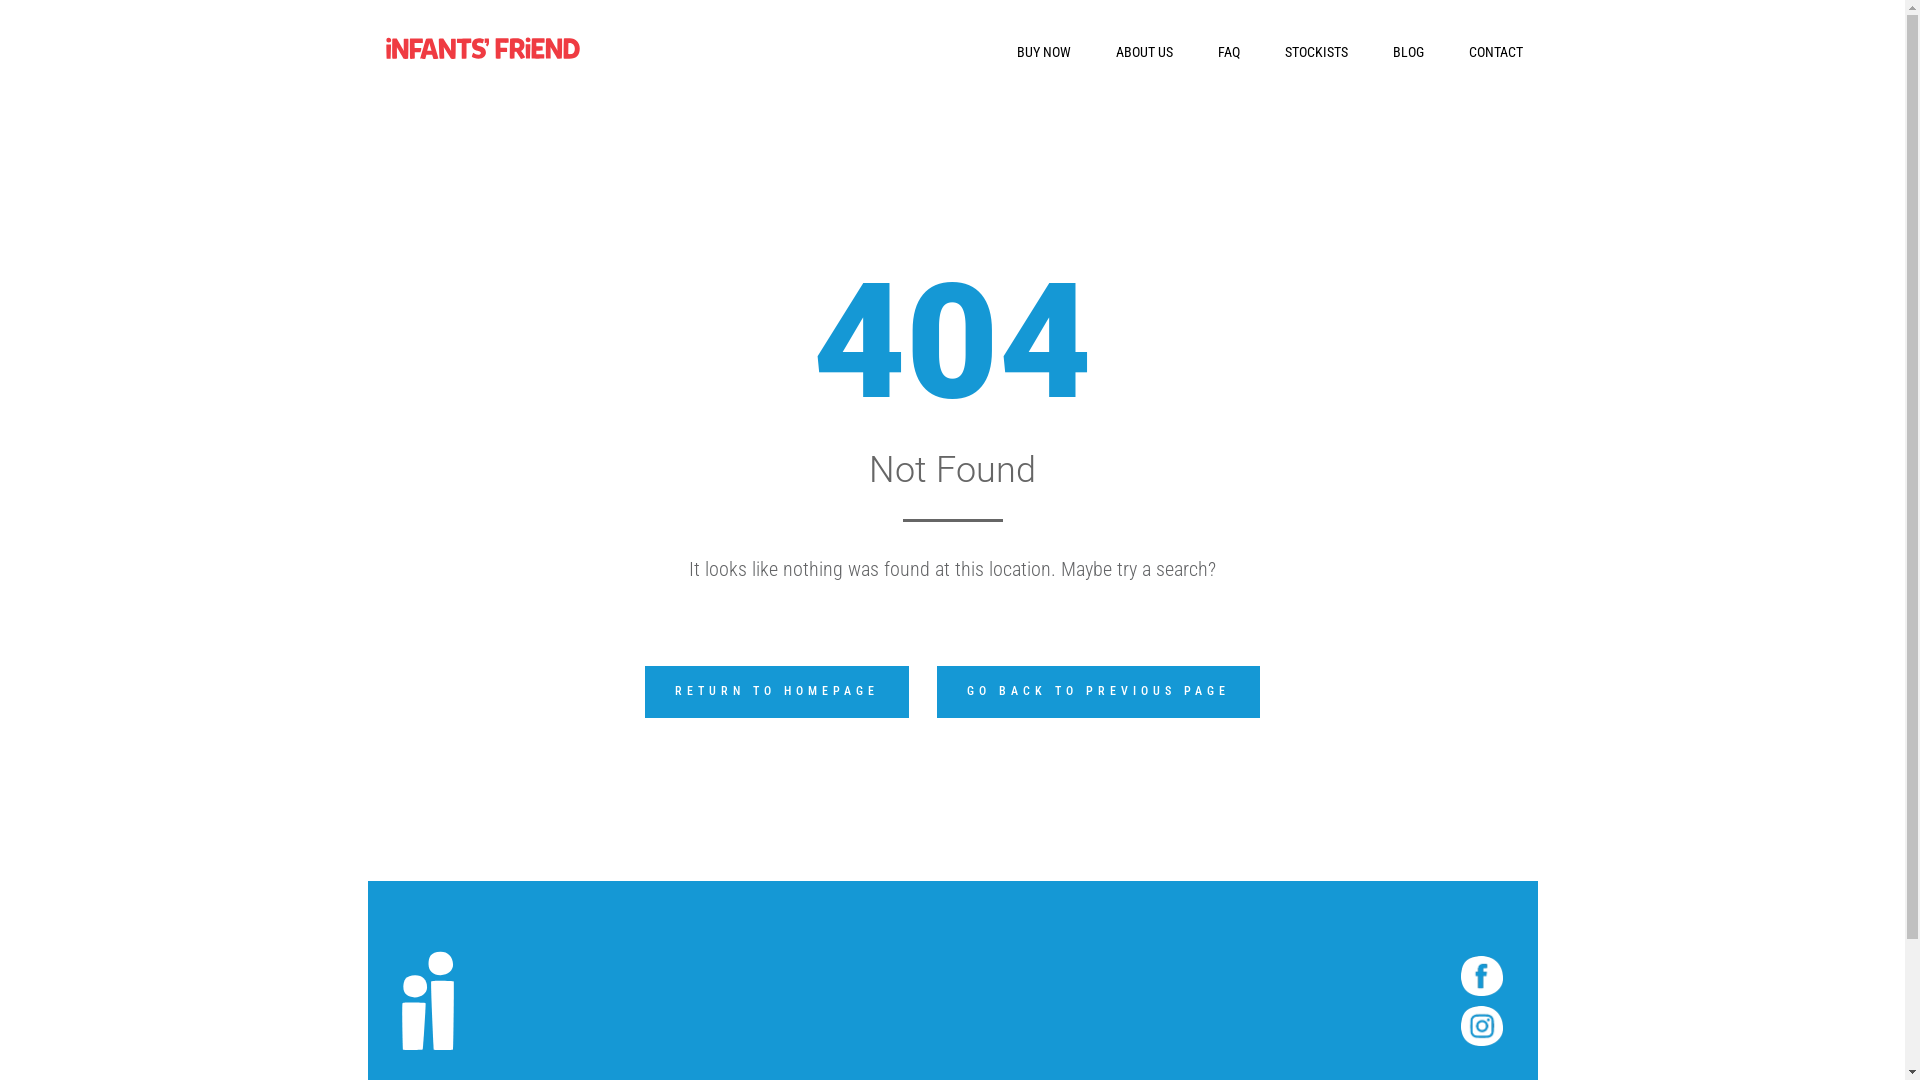 This screenshot has height=1080, width=1920. What do you see at coordinates (1391, 50) in the screenshot?
I see `'BLOG'` at bounding box center [1391, 50].